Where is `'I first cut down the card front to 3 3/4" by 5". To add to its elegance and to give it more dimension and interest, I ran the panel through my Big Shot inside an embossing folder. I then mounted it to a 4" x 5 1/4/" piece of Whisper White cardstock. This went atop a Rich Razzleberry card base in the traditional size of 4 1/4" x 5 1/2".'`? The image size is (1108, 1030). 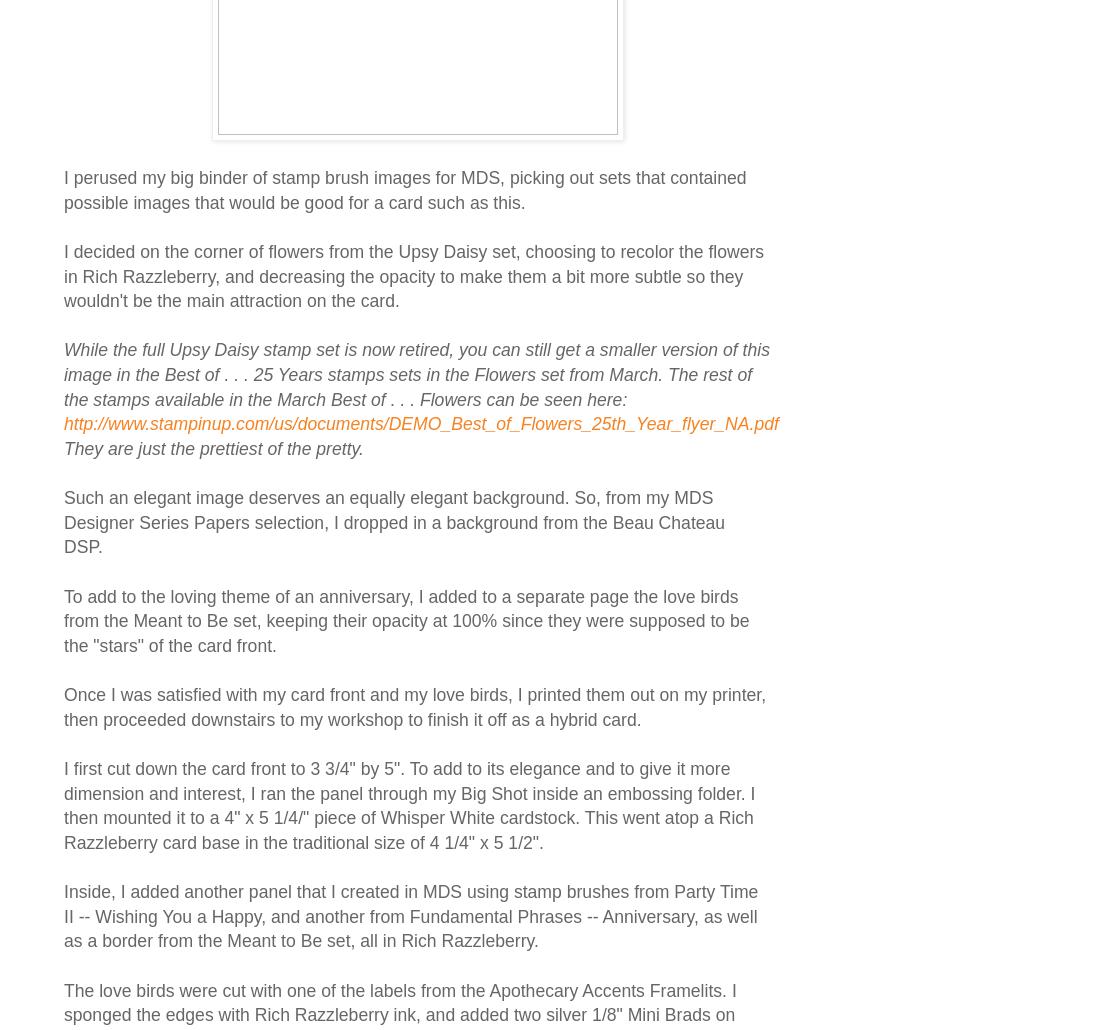 'I first cut down the card front to 3 3/4" by 5". To add to its elegance and to give it more dimension and interest, I ran the panel through my Big Shot inside an embossing folder. I then mounted it to a 4" x 5 1/4/" piece of Whisper White cardstock. This went atop a Rich Razzleberry card base in the traditional size of 4 1/4" x 5 1/2".' is located at coordinates (409, 804).